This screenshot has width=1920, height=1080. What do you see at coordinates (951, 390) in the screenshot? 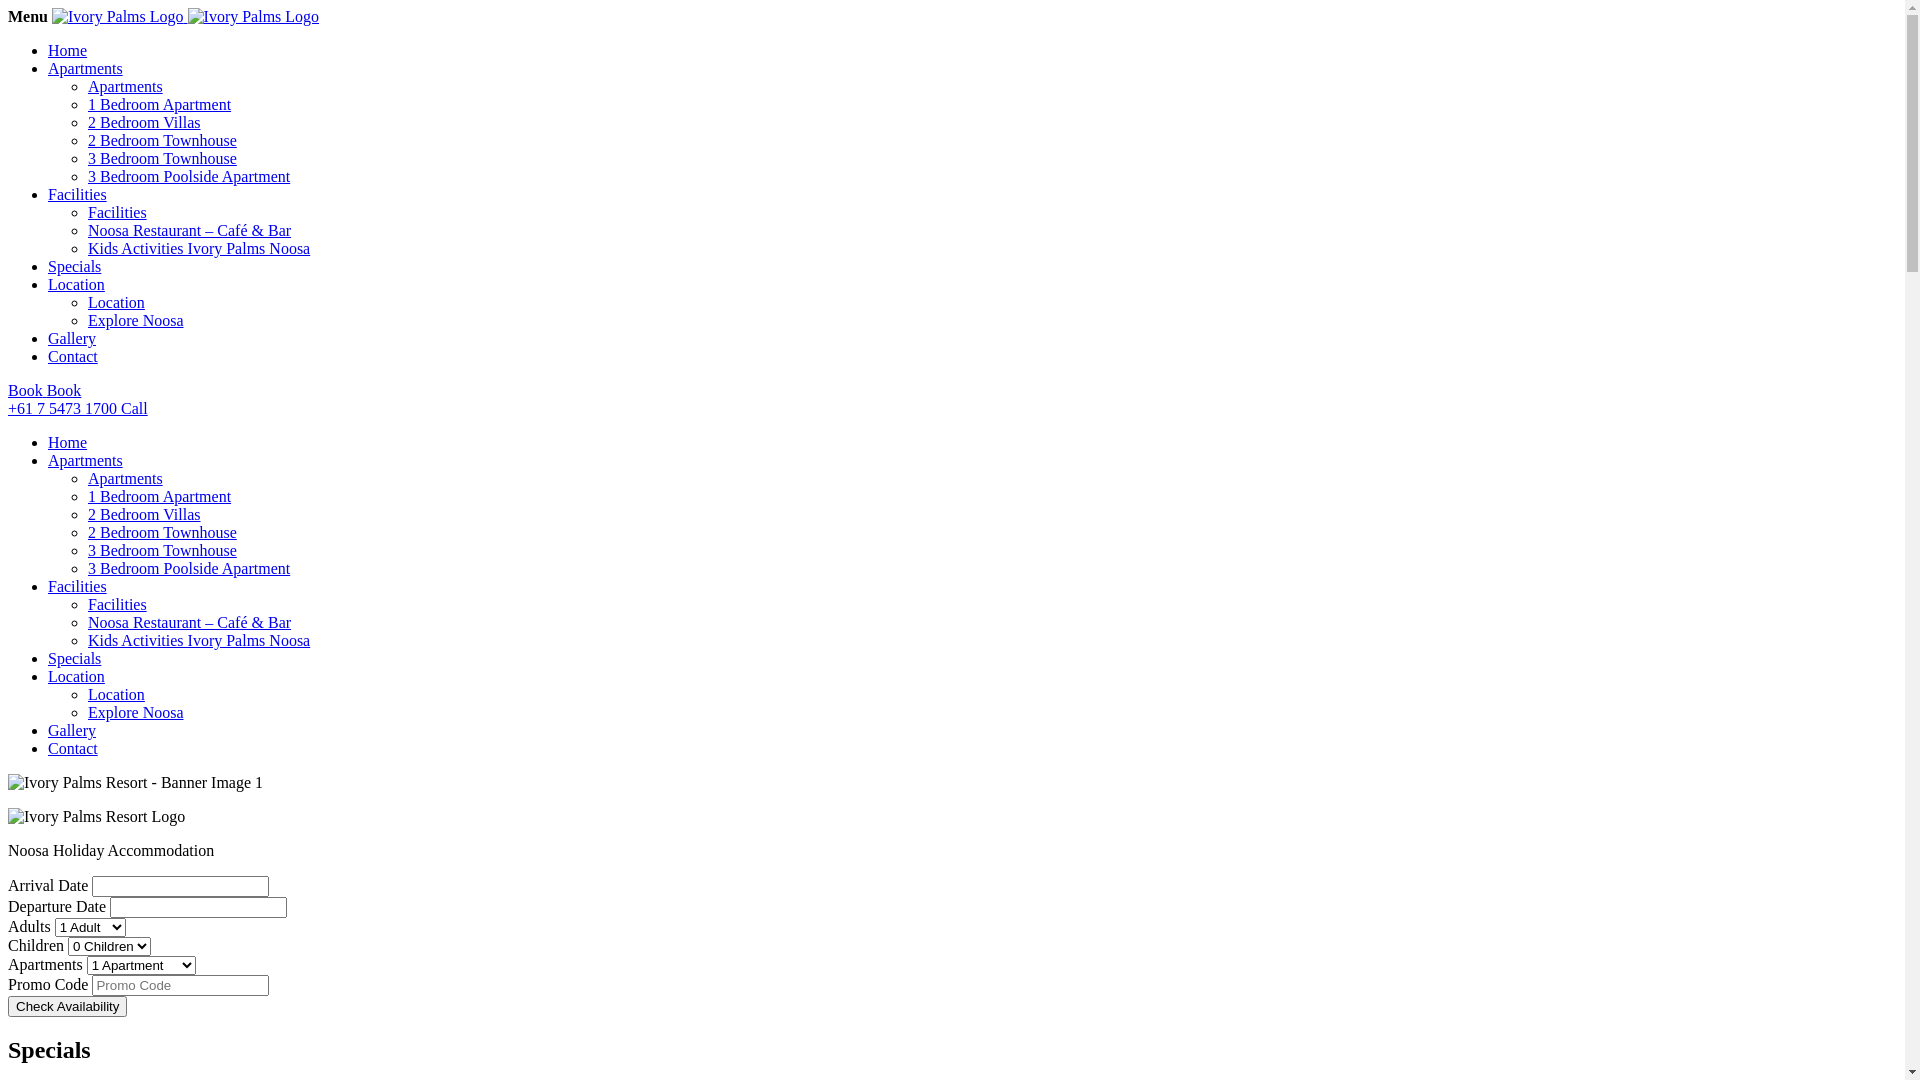
I see `'Book Book'` at bounding box center [951, 390].